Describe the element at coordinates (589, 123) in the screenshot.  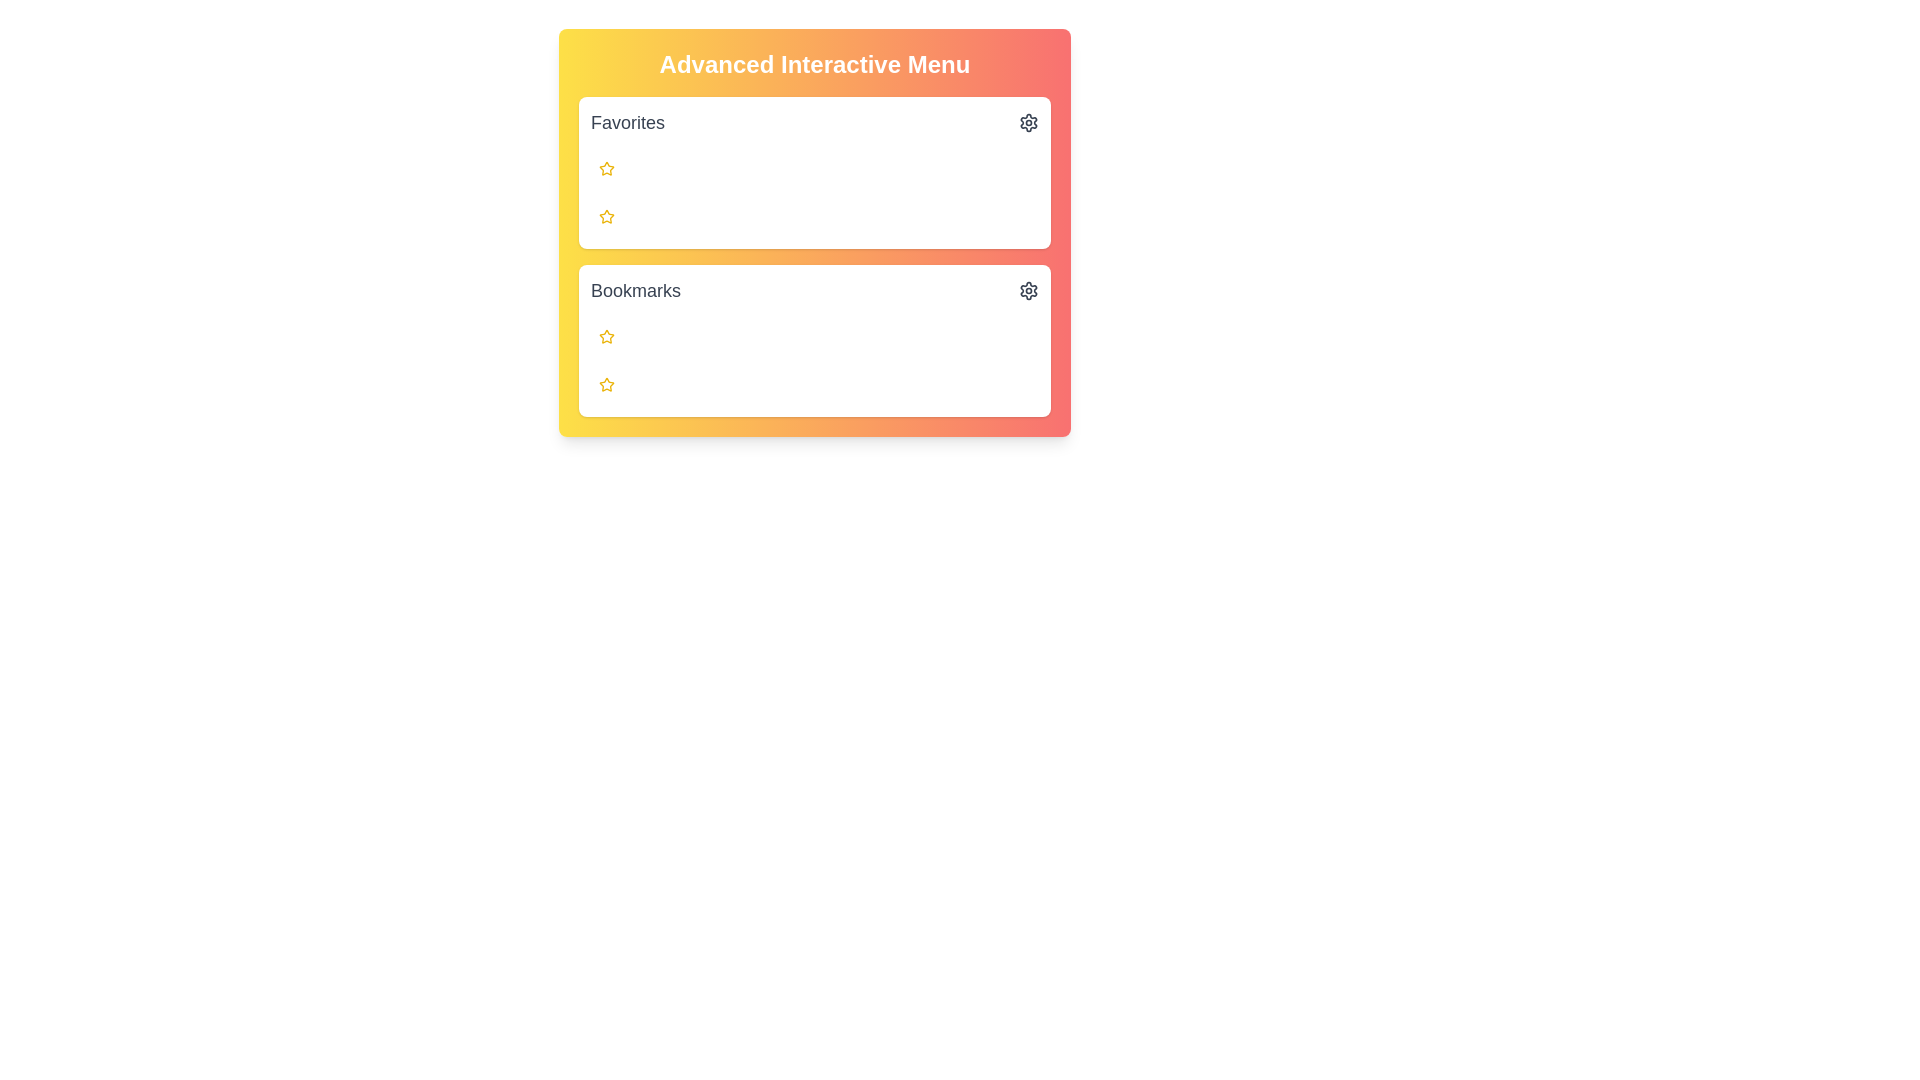
I see `the text content of the section titled Favorites` at that location.